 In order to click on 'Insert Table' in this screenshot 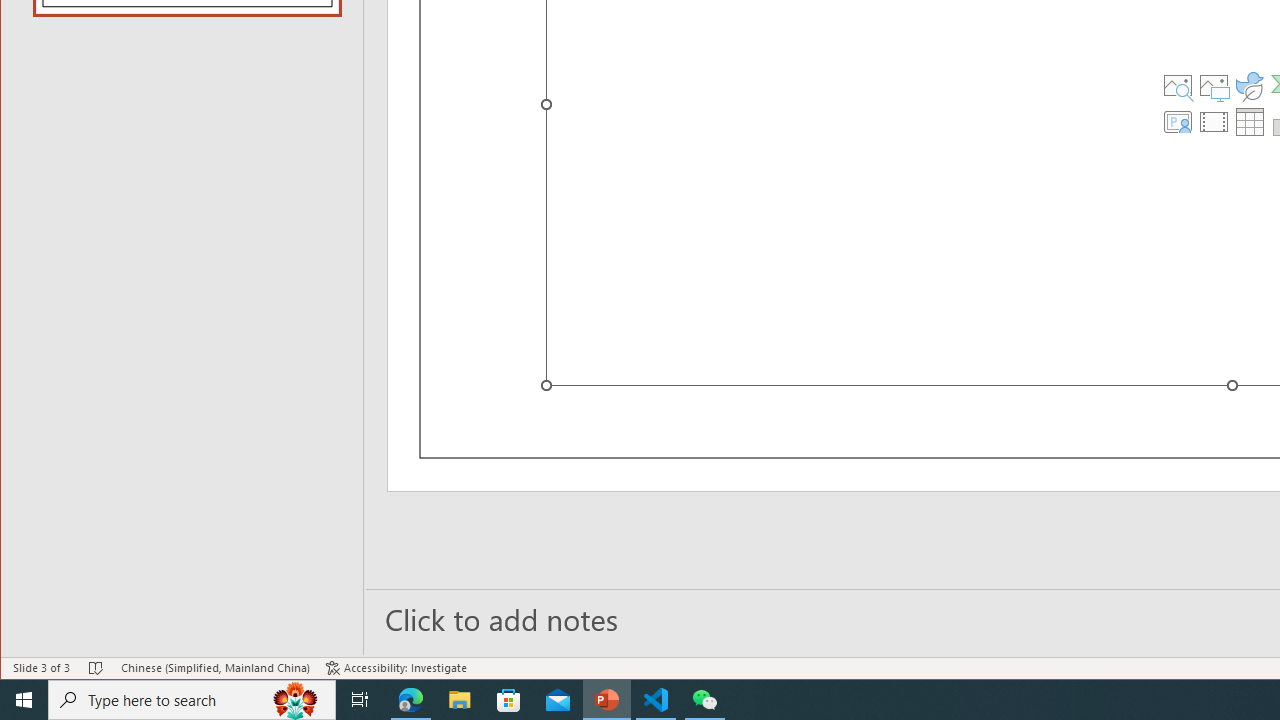, I will do `click(1248, 122)`.